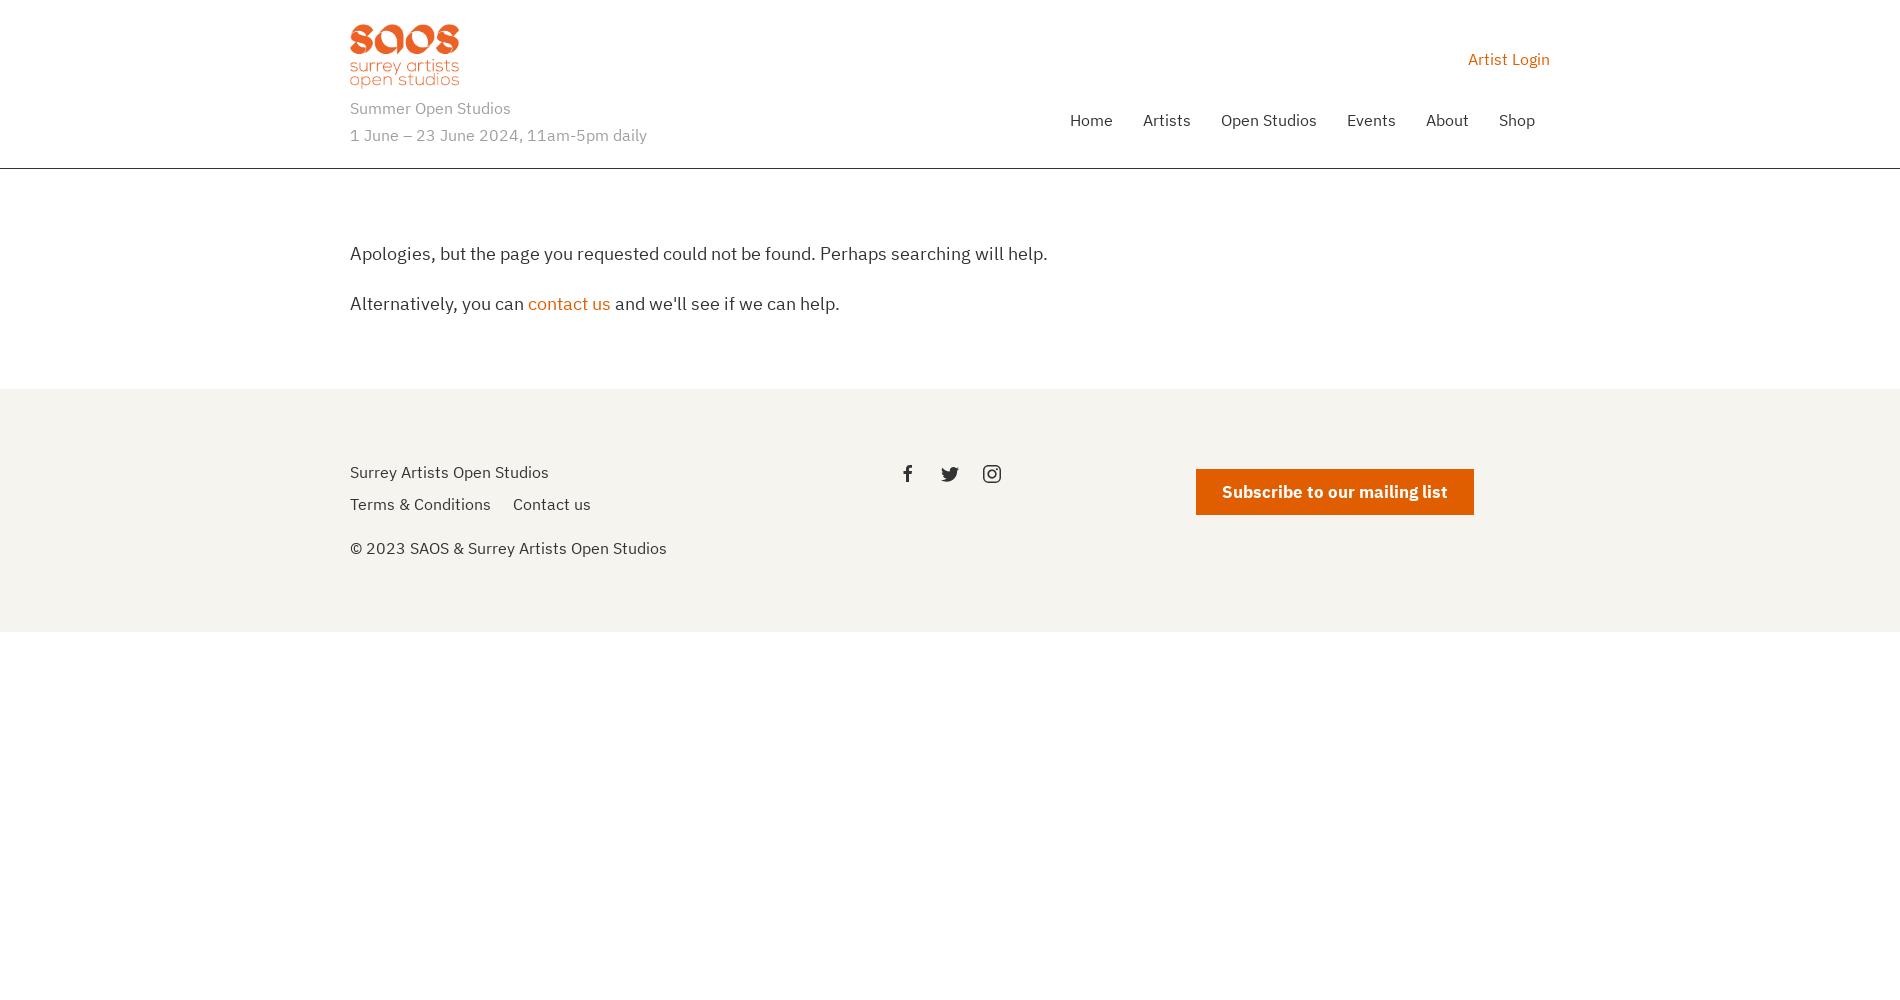 This screenshot has height=1000, width=1900. I want to click on 'Open Studios', so click(1268, 117).